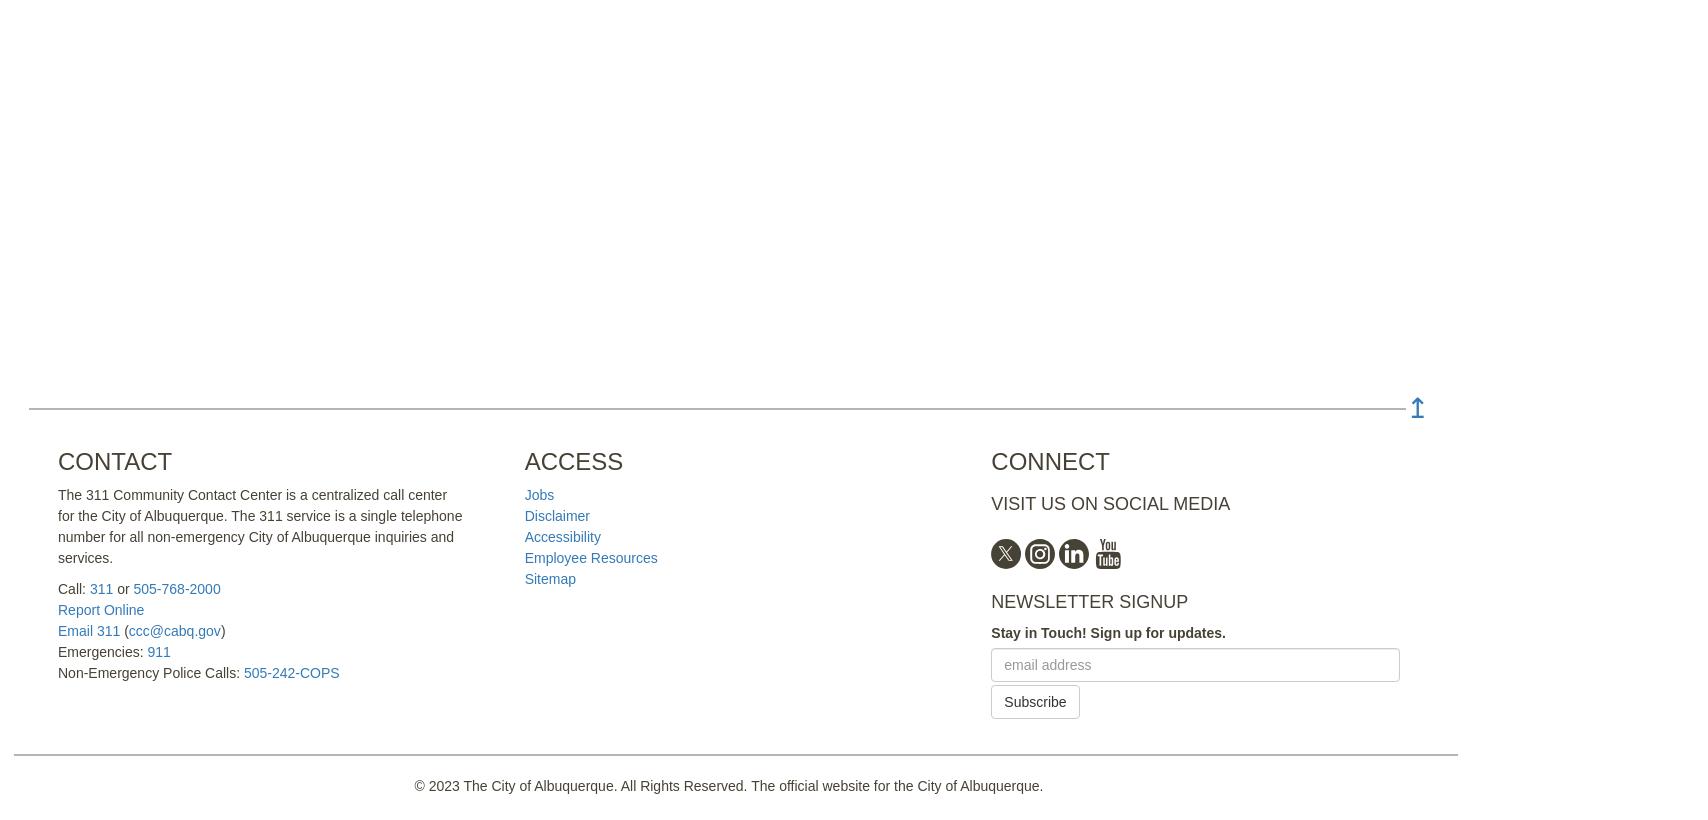 The image size is (1708, 820). I want to click on 'or', so click(122, 589).